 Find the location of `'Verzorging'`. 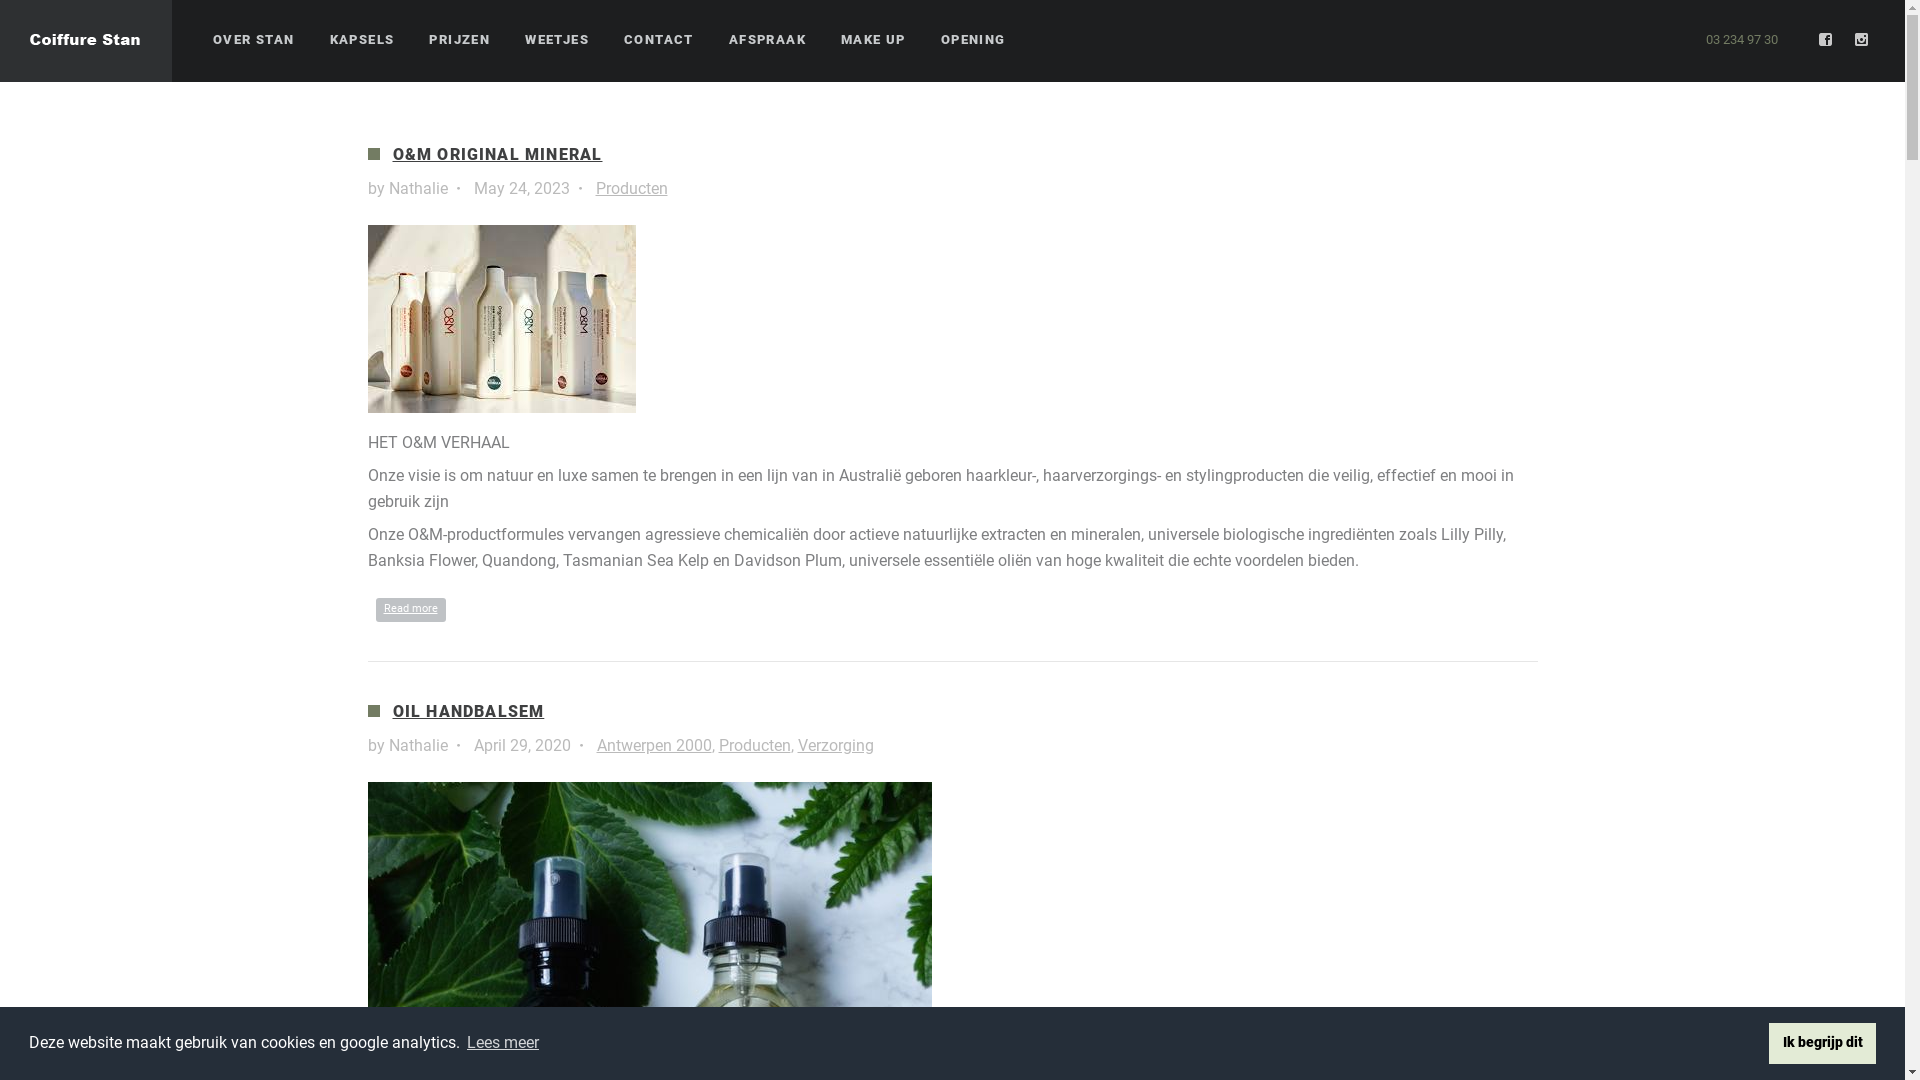

'Verzorging' is located at coordinates (835, 745).